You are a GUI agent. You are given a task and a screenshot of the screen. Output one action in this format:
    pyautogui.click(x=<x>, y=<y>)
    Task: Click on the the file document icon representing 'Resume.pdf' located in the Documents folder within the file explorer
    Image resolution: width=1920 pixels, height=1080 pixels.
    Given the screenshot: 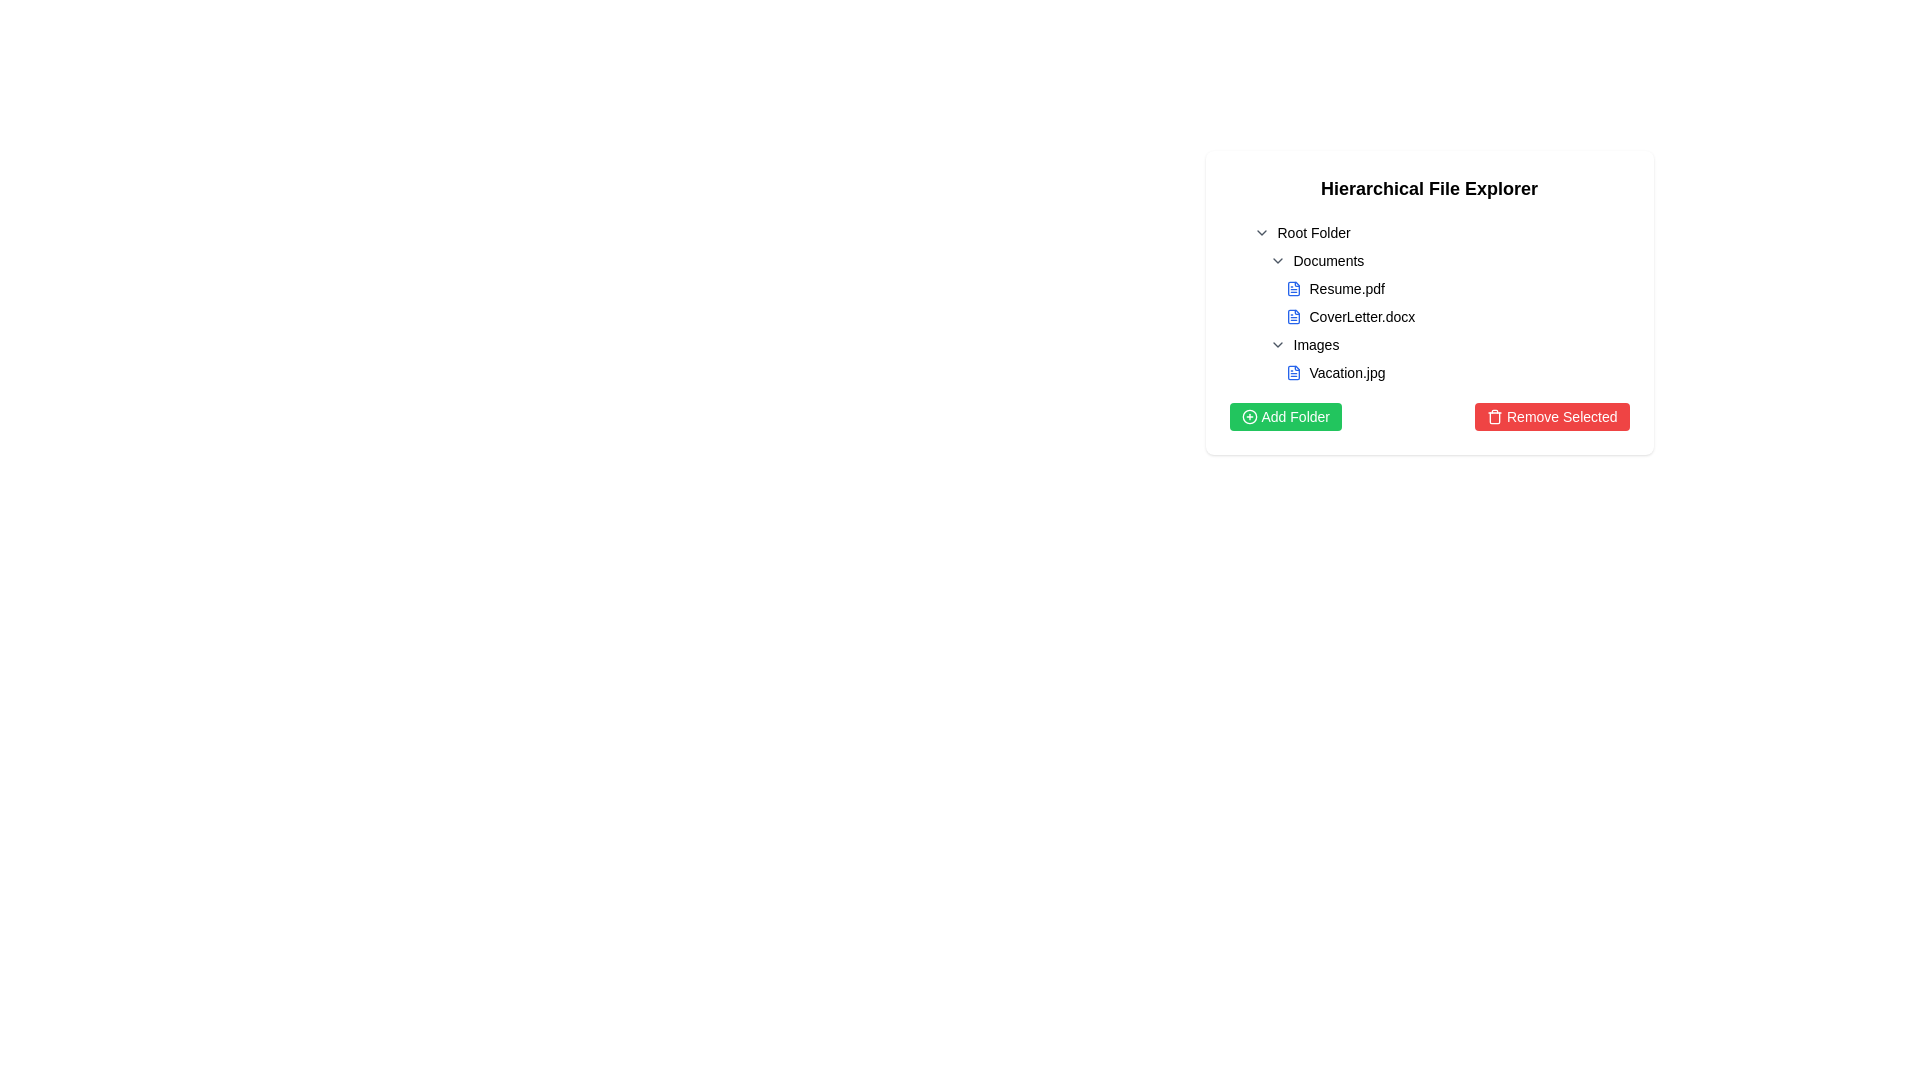 What is the action you would take?
    pyautogui.click(x=1293, y=289)
    